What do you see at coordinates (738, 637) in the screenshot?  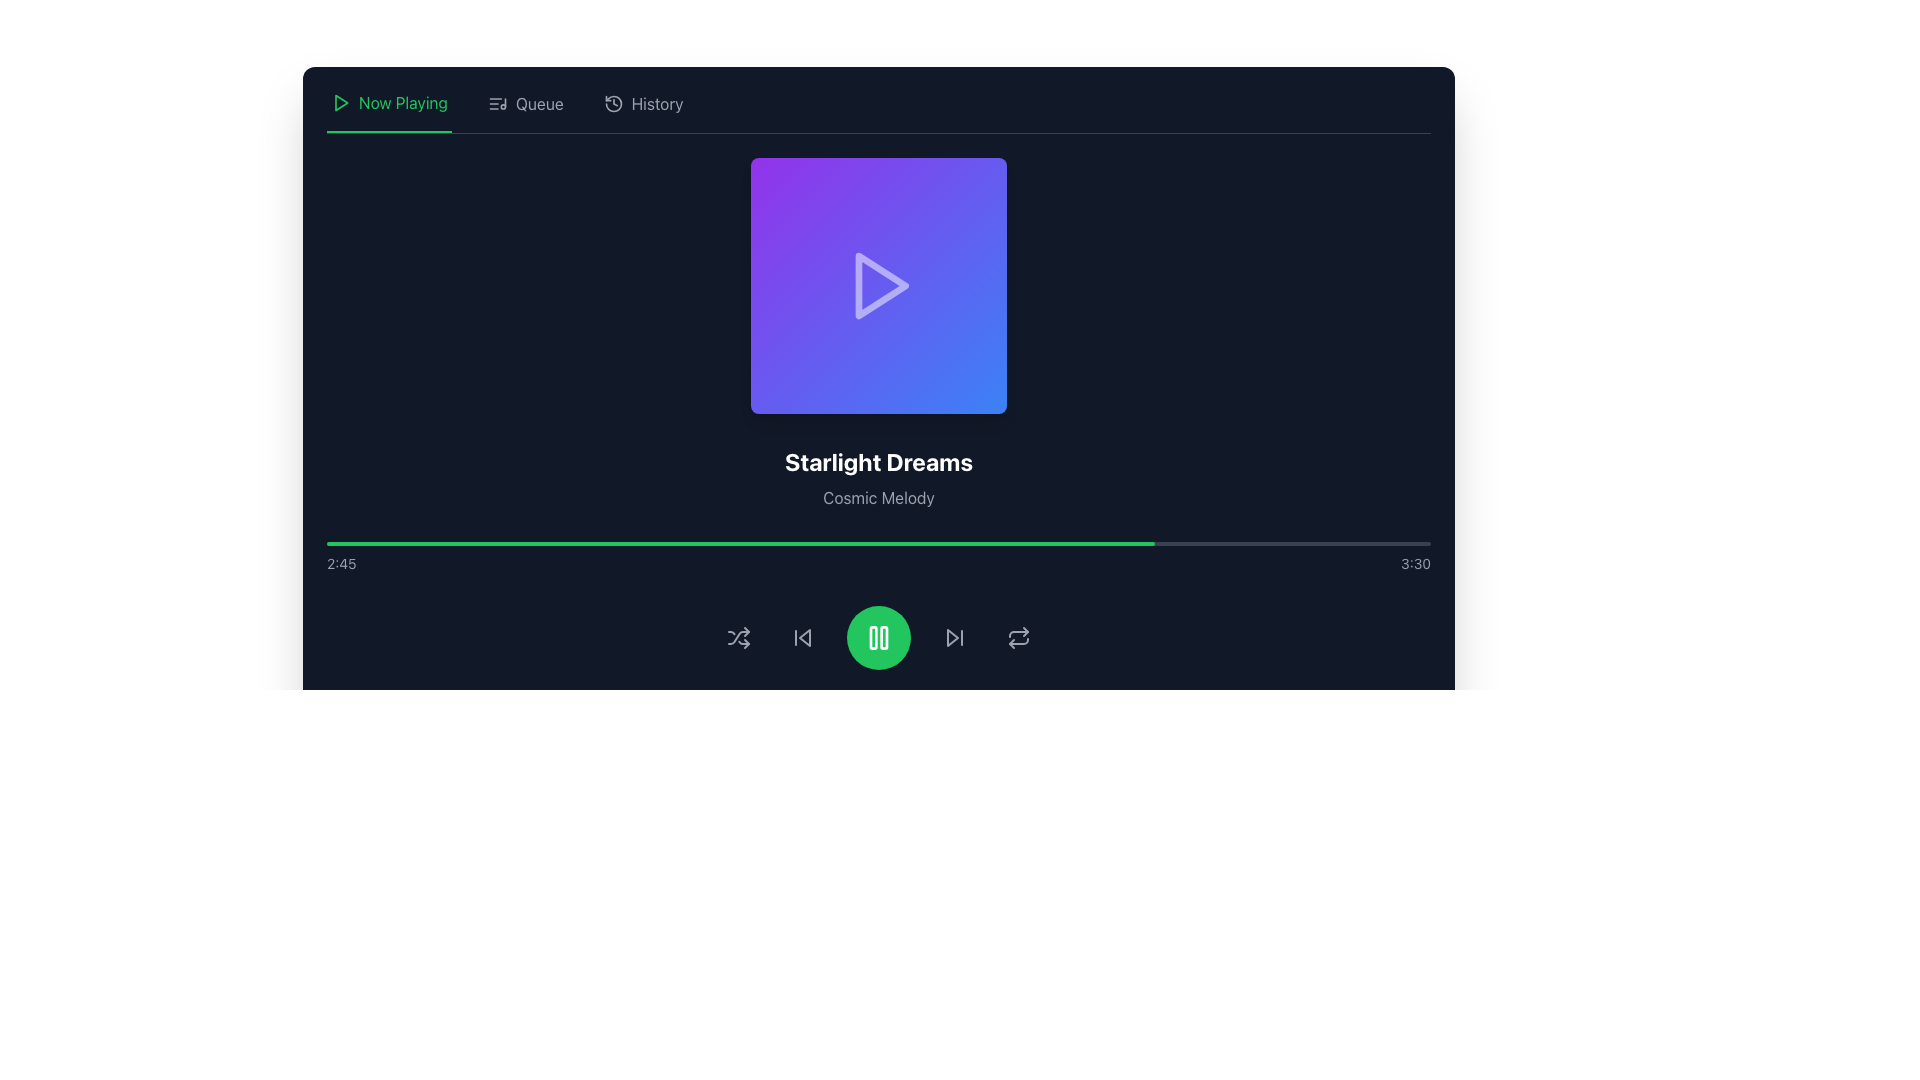 I see `the shuffle icon, which is the first icon in a horizontal row of controls` at bounding box center [738, 637].